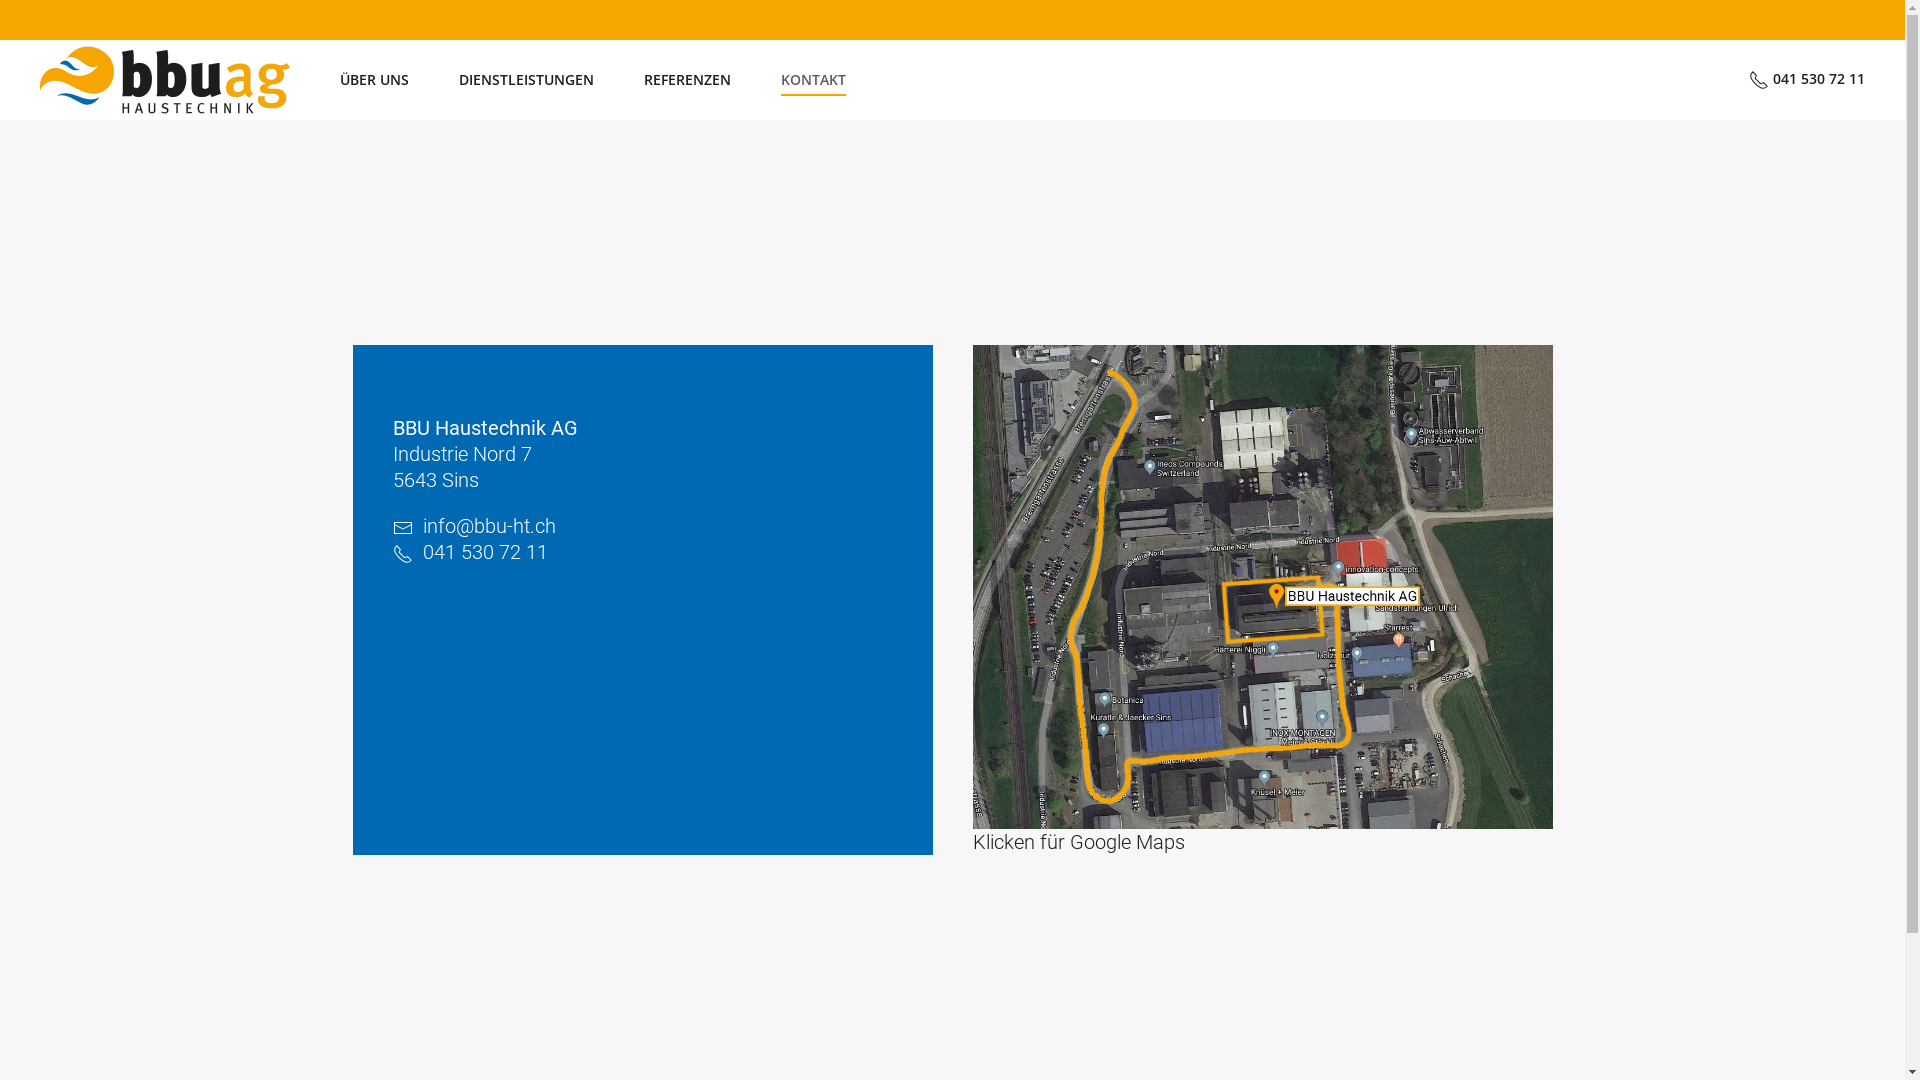 This screenshot has width=1920, height=1080. I want to click on 'info@bbu-ht.ch', so click(488, 524).